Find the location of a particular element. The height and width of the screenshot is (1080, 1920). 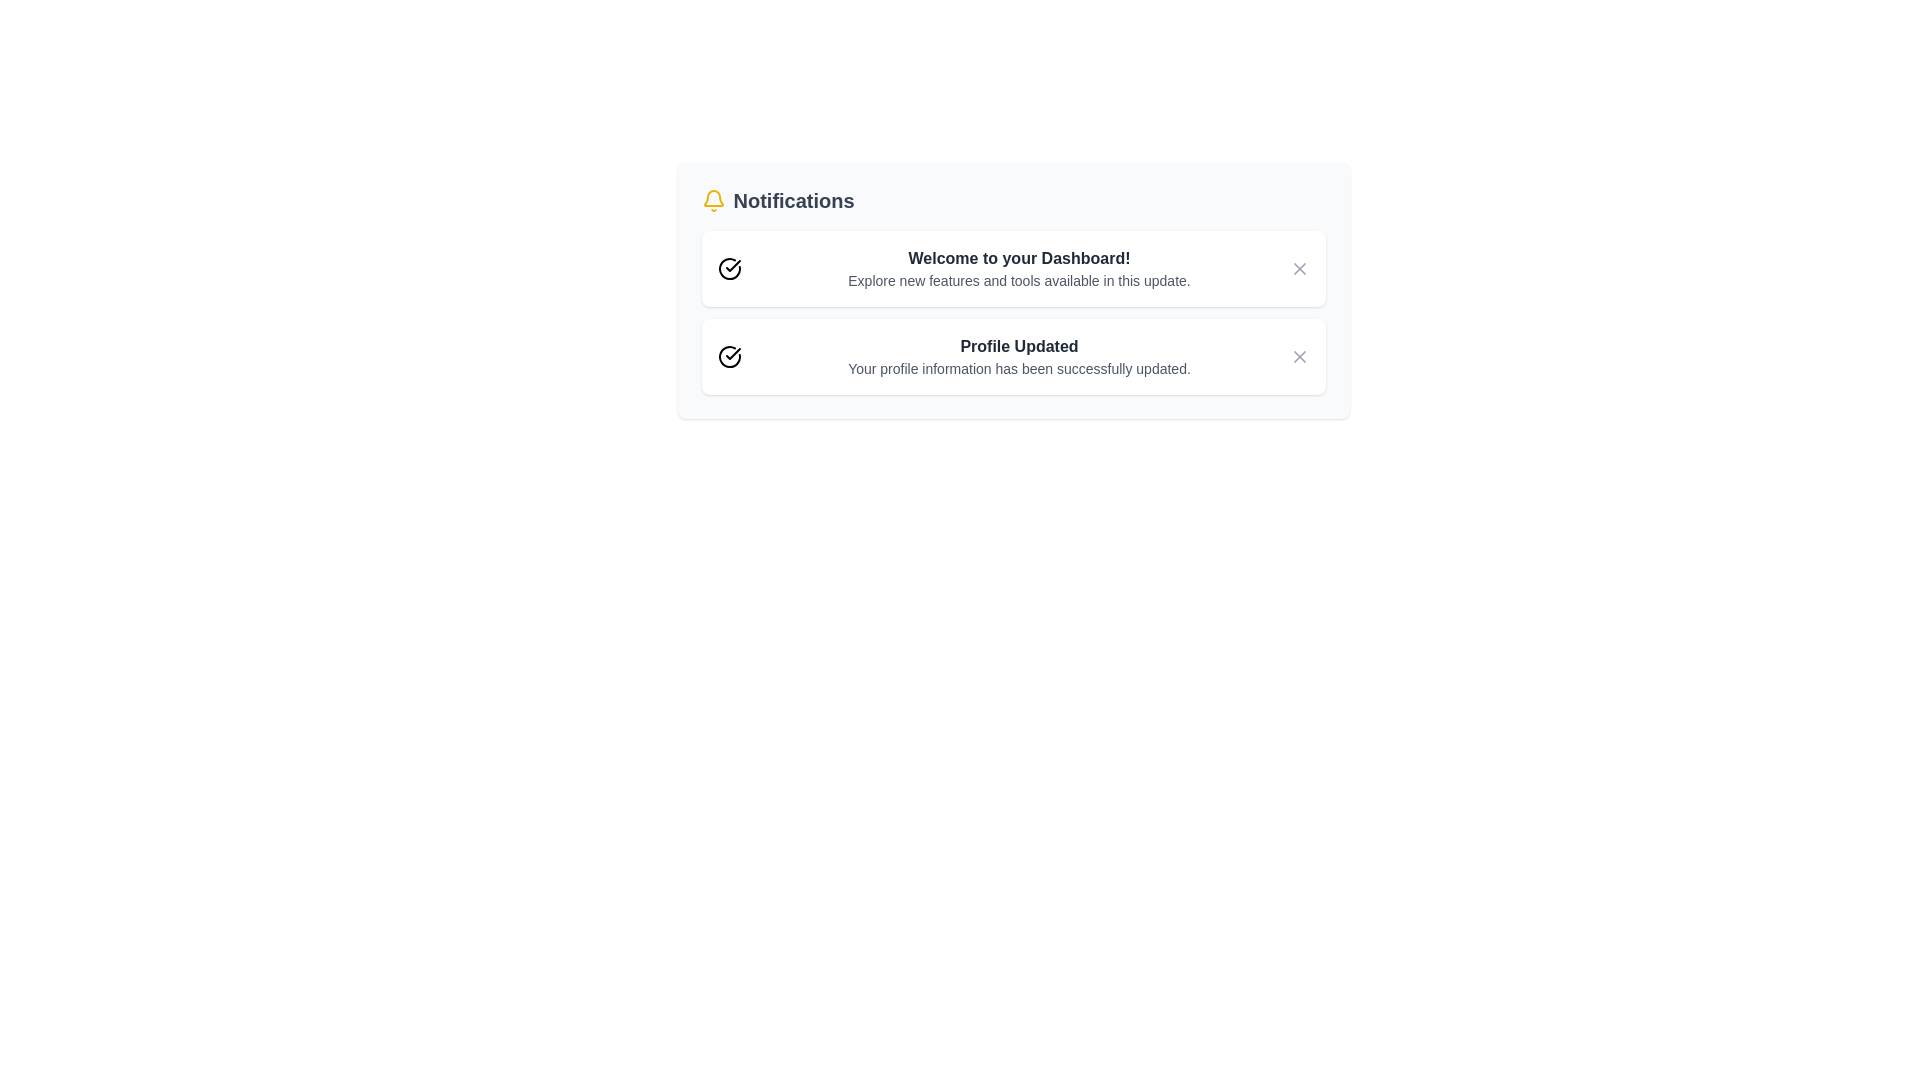

close button for the notification titled 'Welcome to your Dashboard!' is located at coordinates (1299, 268).